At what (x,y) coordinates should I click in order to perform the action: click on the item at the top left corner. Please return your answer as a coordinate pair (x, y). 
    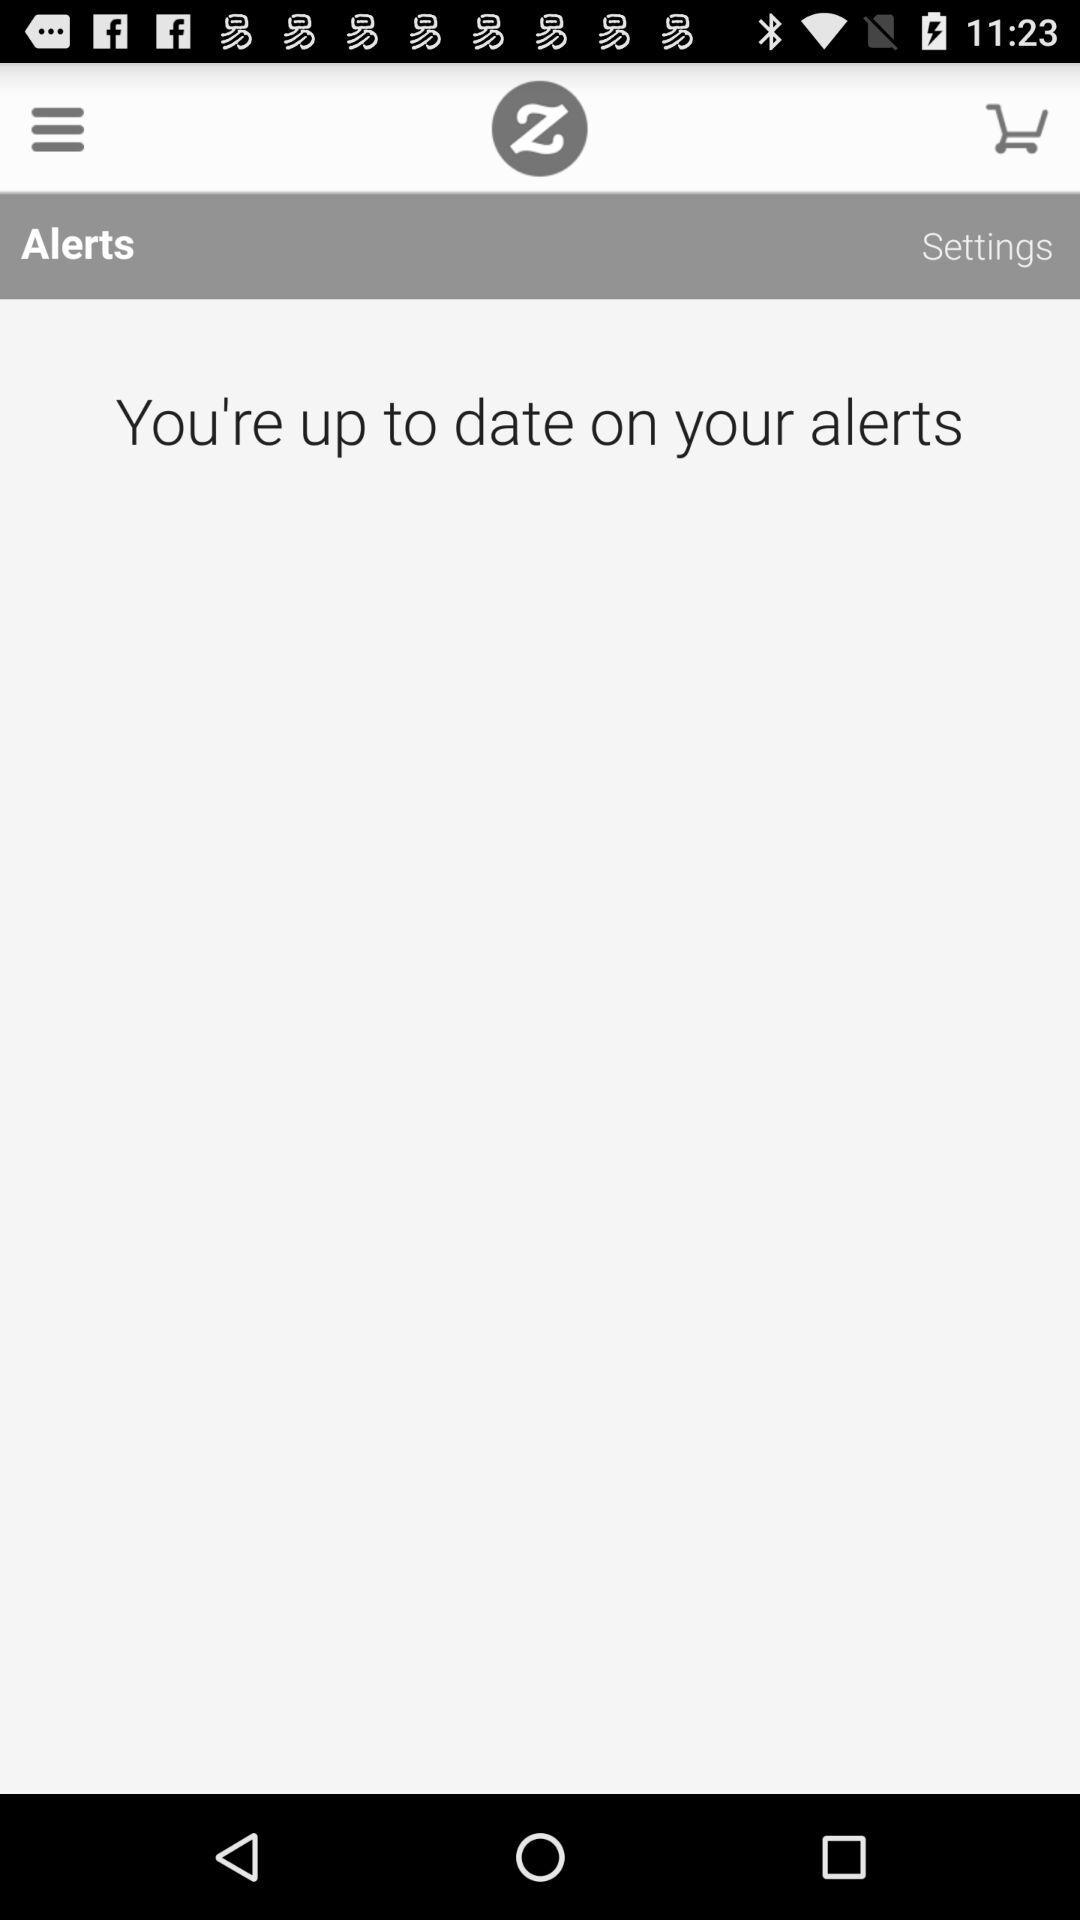
    Looking at the image, I should click on (56, 127).